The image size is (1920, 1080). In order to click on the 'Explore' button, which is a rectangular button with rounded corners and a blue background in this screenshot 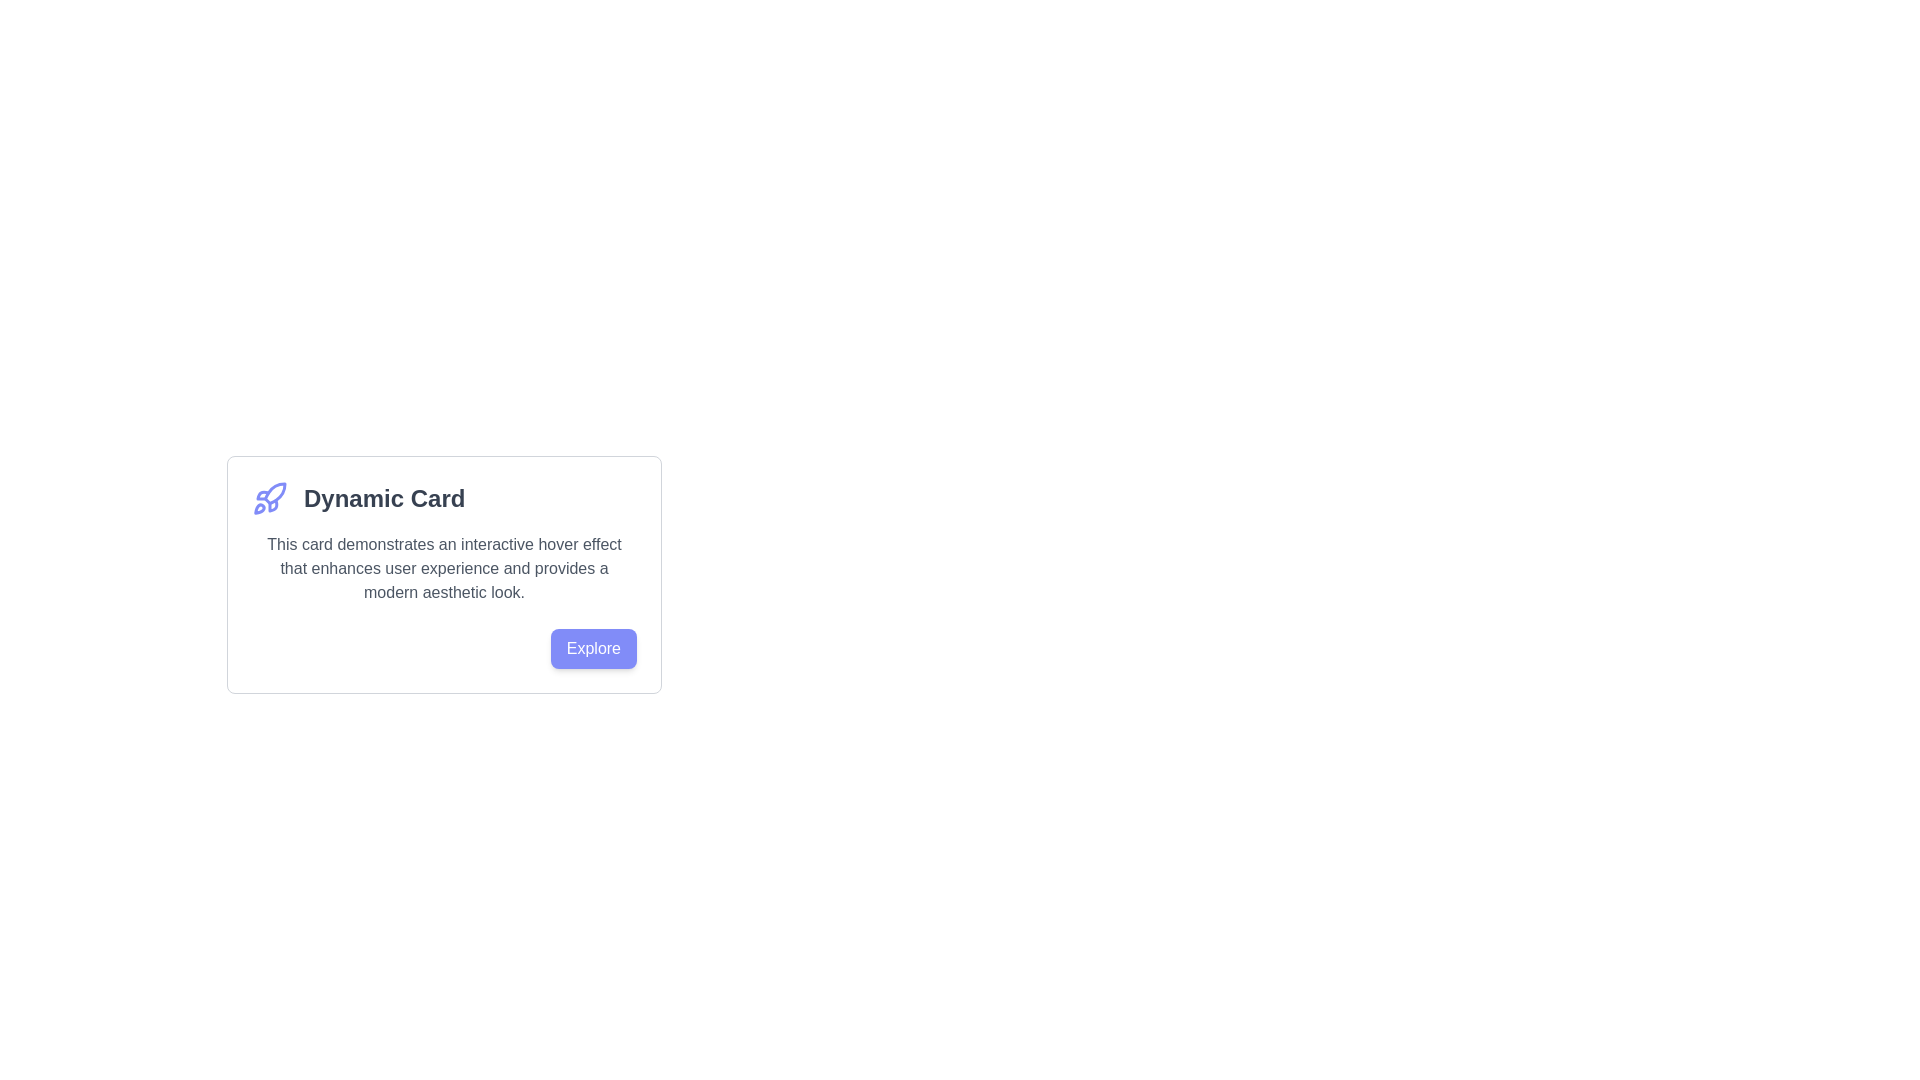, I will do `click(592, 648)`.